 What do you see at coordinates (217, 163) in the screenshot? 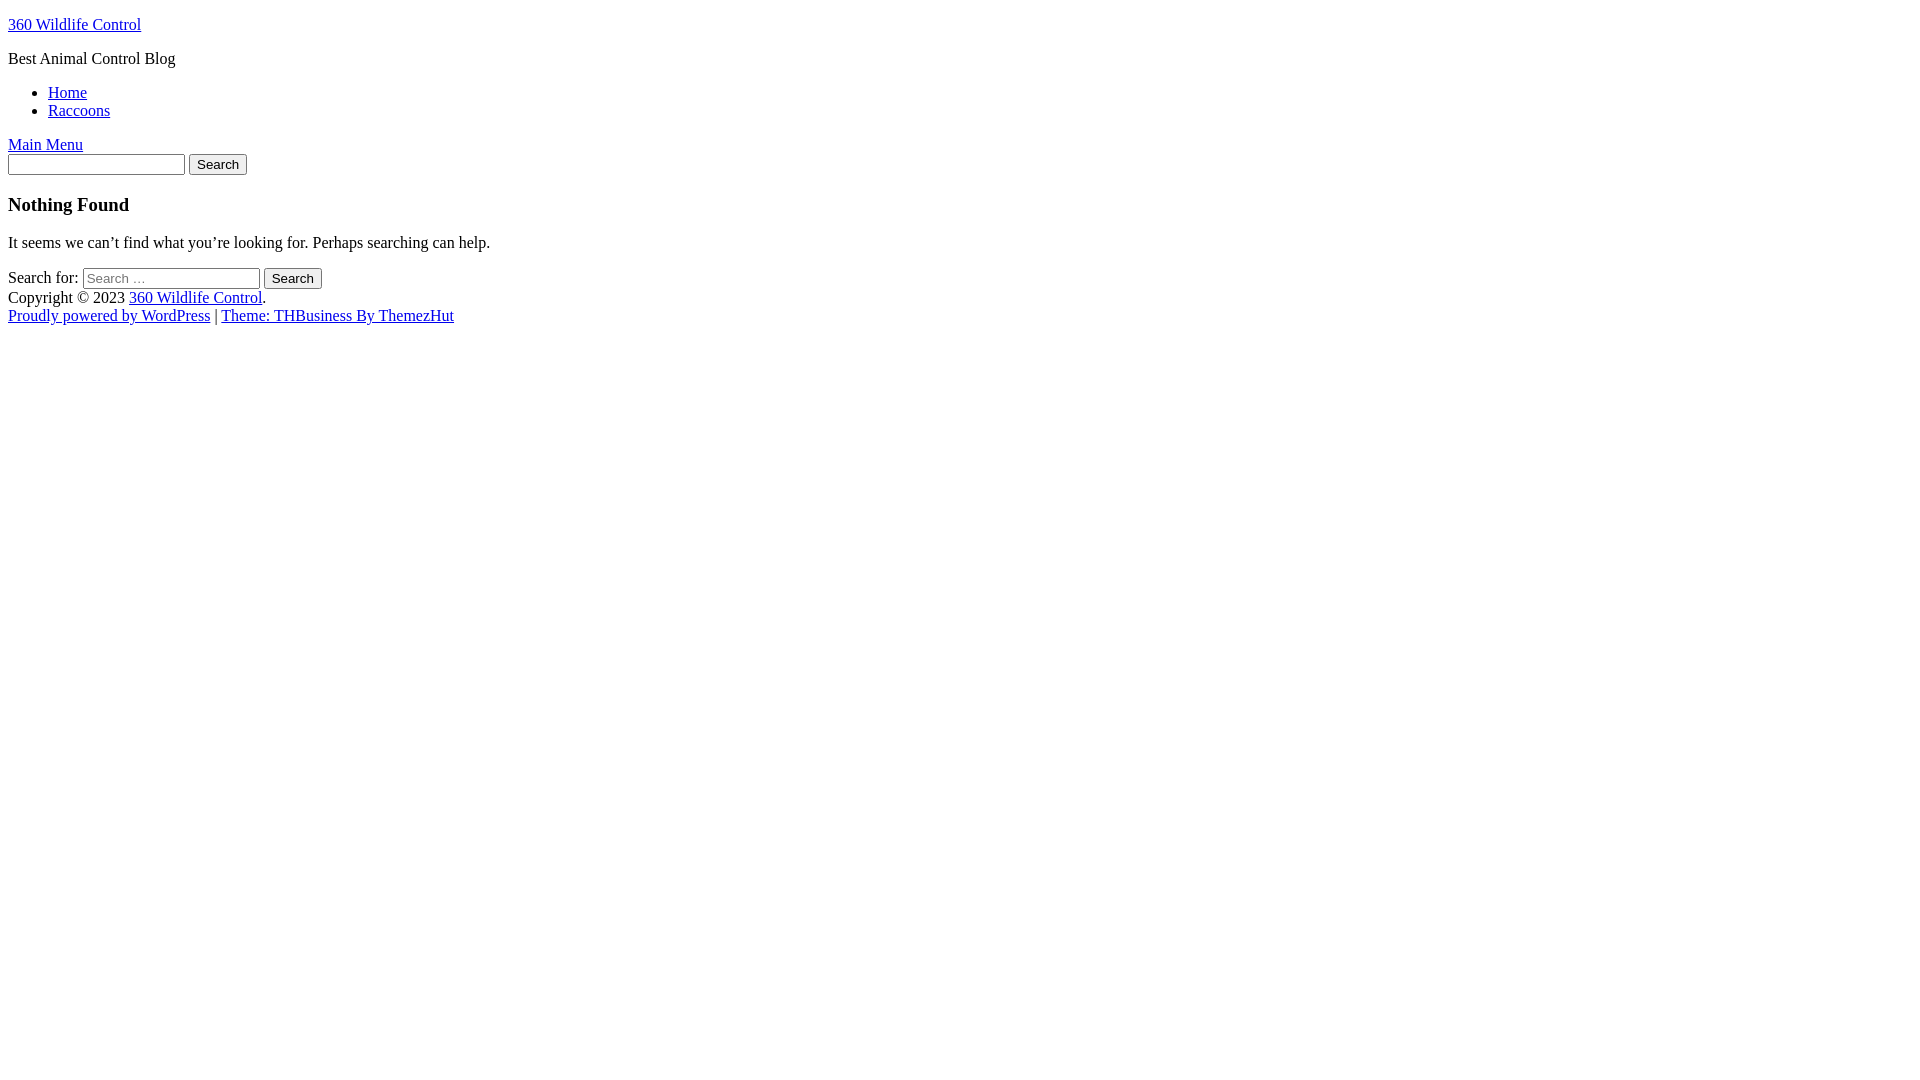
I see `'Search'` at bounding box center [217, 163].